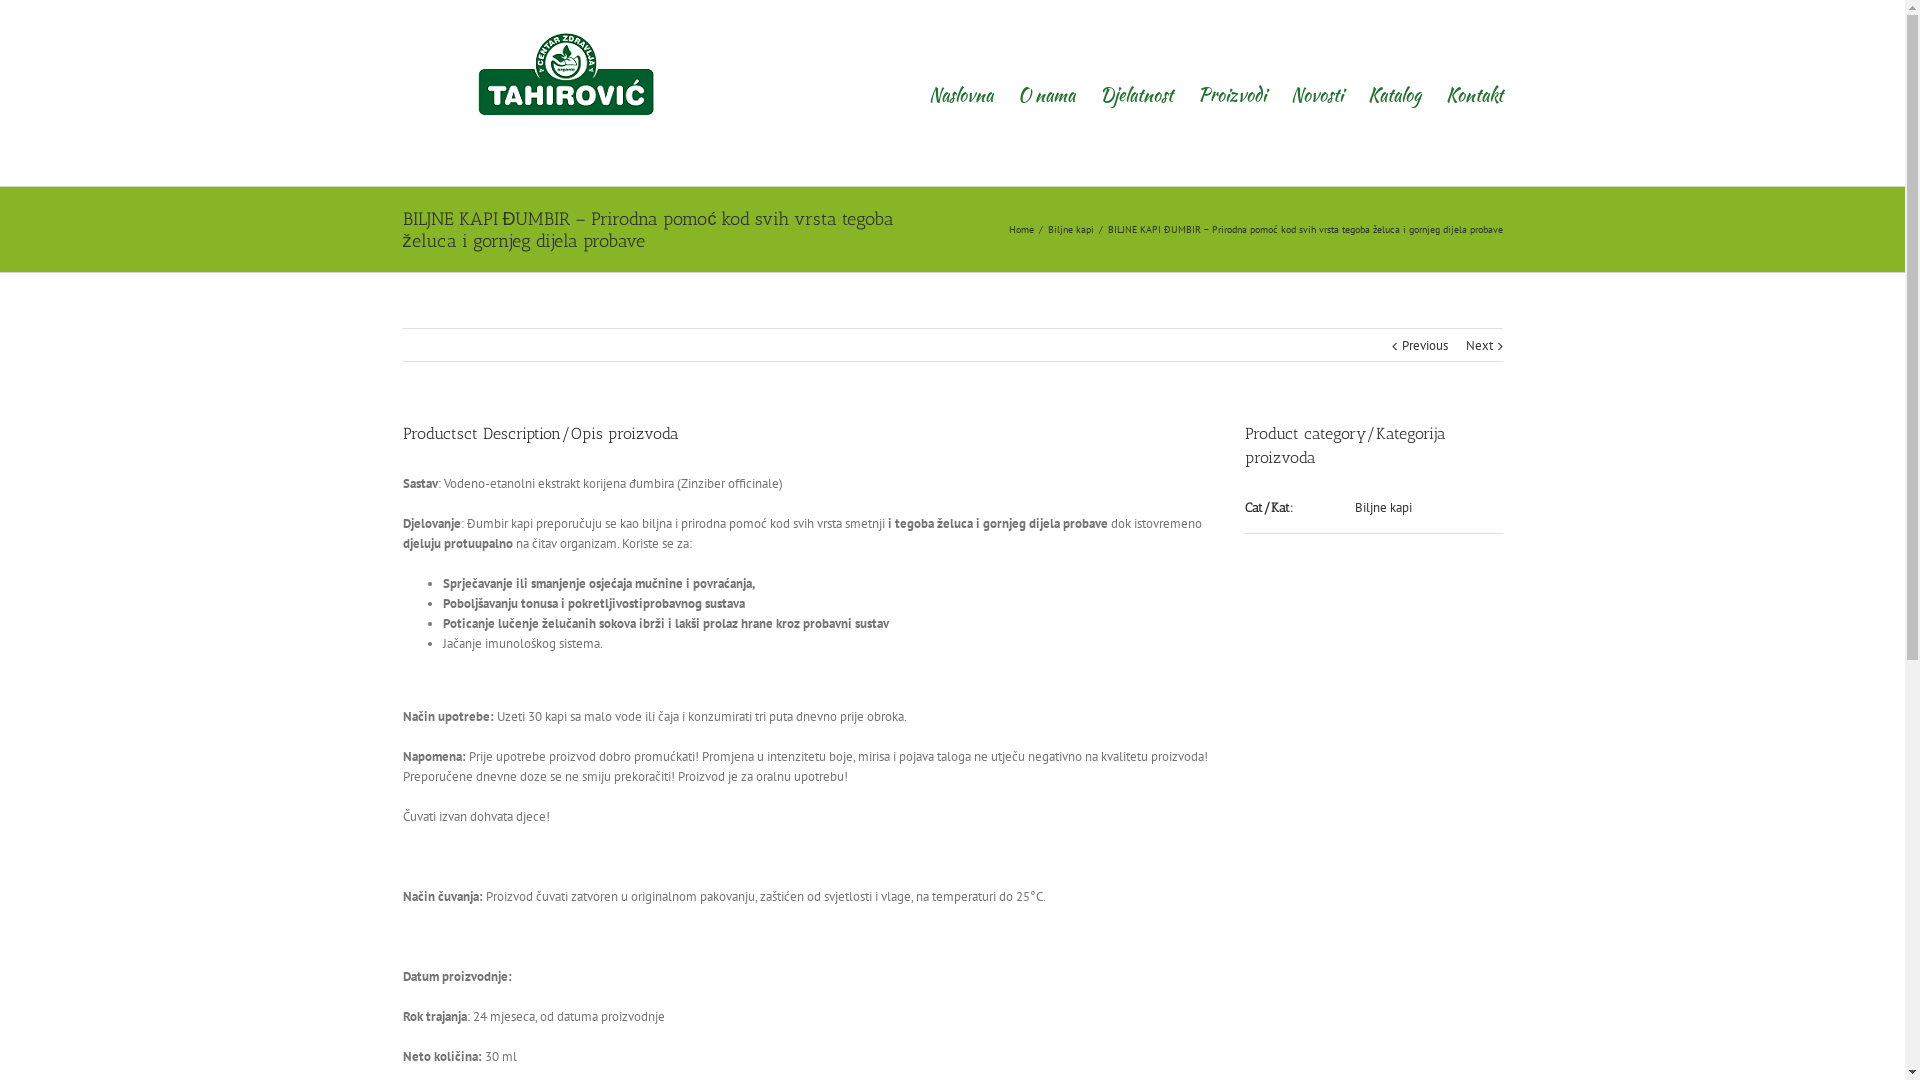 This screenshot has width=1920, height=1080. I want to click on 'Kontakt', so click(1474, 92).